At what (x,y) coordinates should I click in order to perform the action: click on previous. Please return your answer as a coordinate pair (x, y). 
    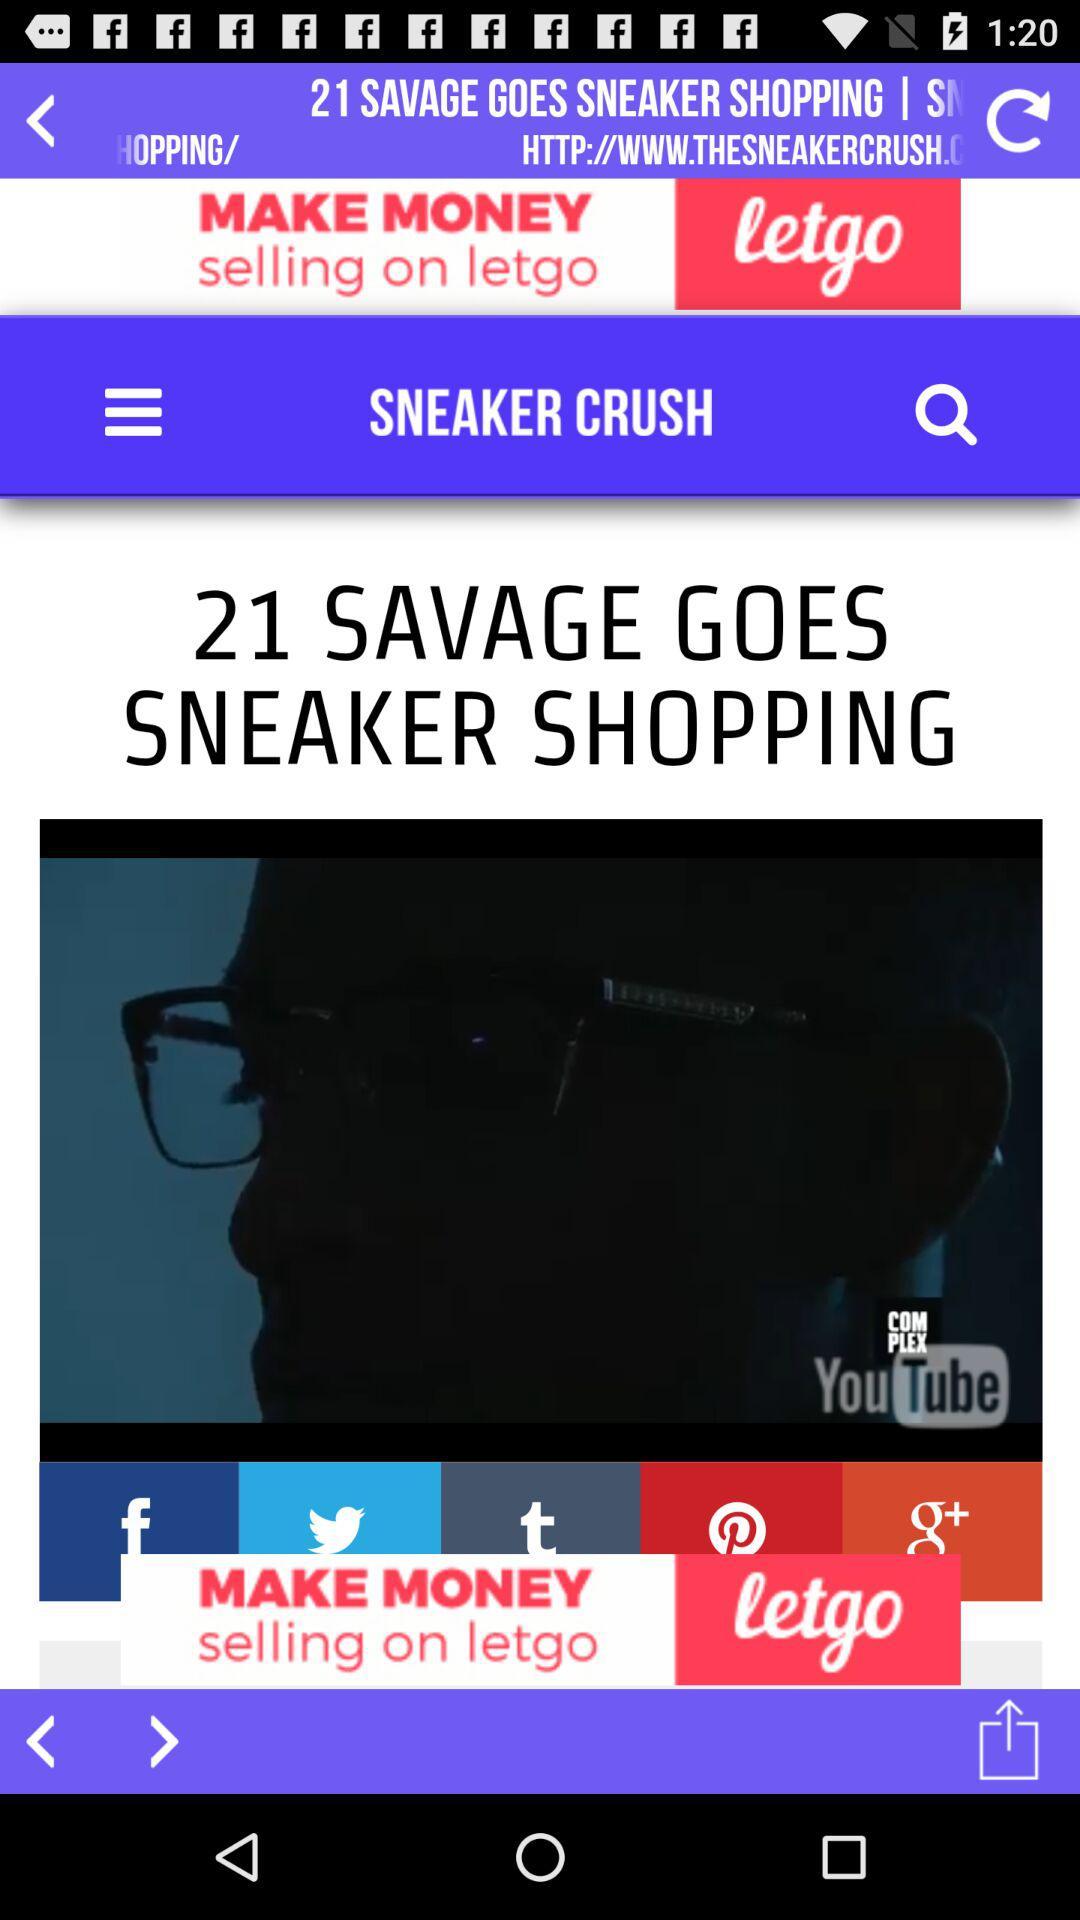
    Looking at the image, I should click on (51, 1740).